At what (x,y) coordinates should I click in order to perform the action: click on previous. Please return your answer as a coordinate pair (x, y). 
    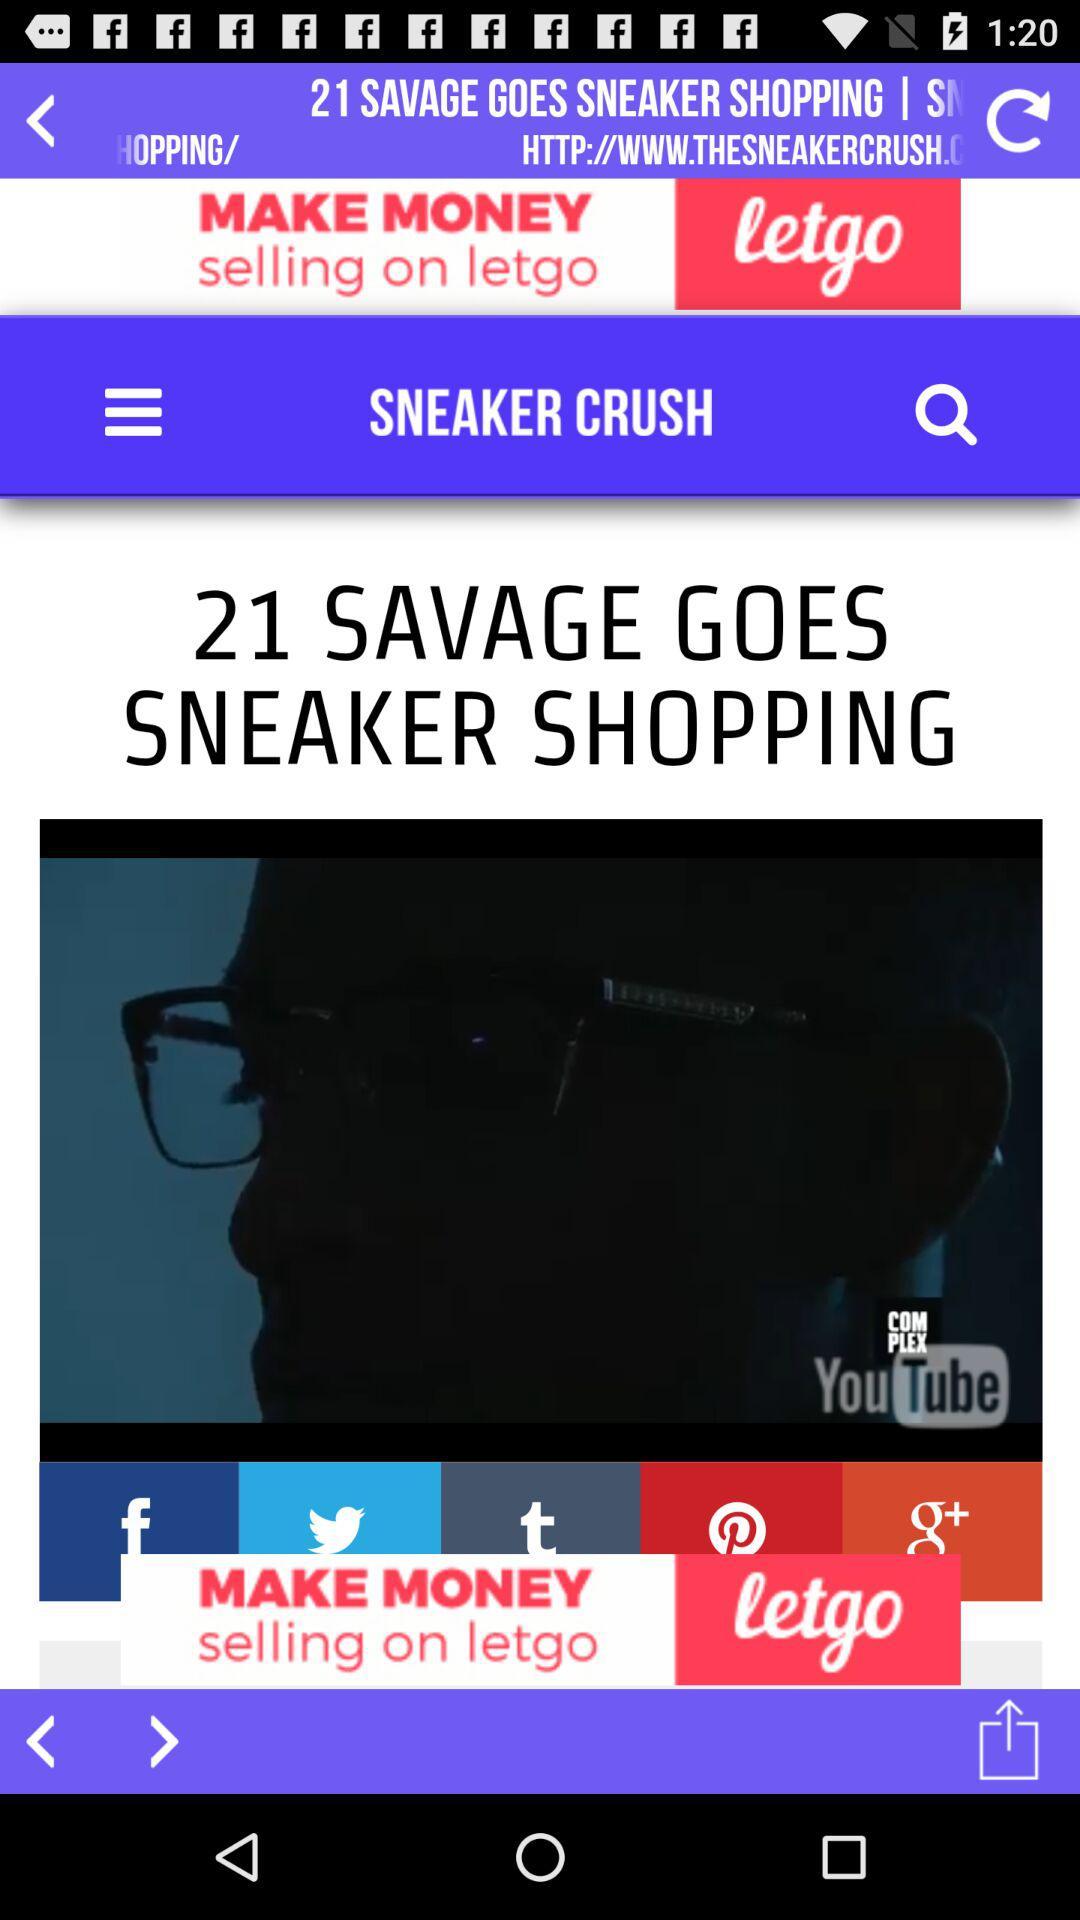
    Looking at the image, I should click on (51, 1740).